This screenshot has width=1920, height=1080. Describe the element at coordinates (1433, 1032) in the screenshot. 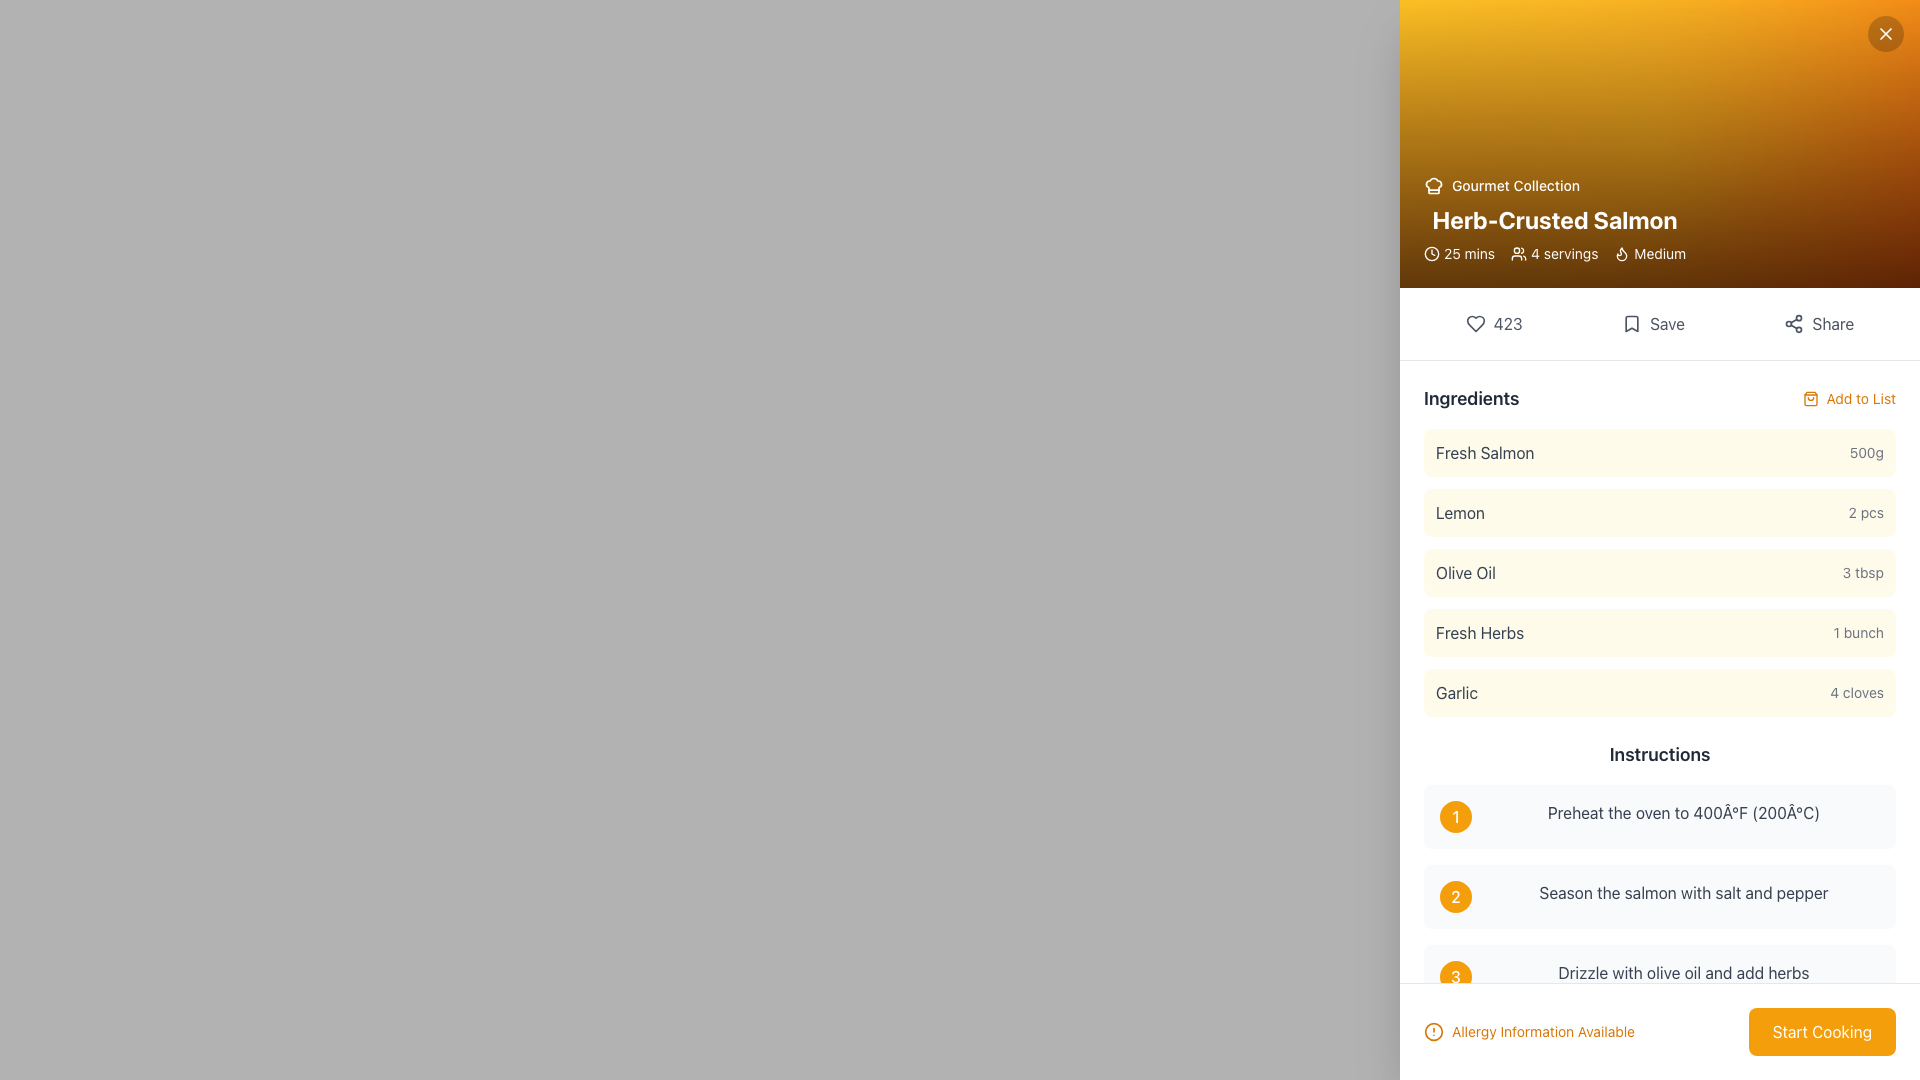

I see `the circular SVG graphical component with a 10-pixel radius located in the bottom right quadrant of the interface` at that location.